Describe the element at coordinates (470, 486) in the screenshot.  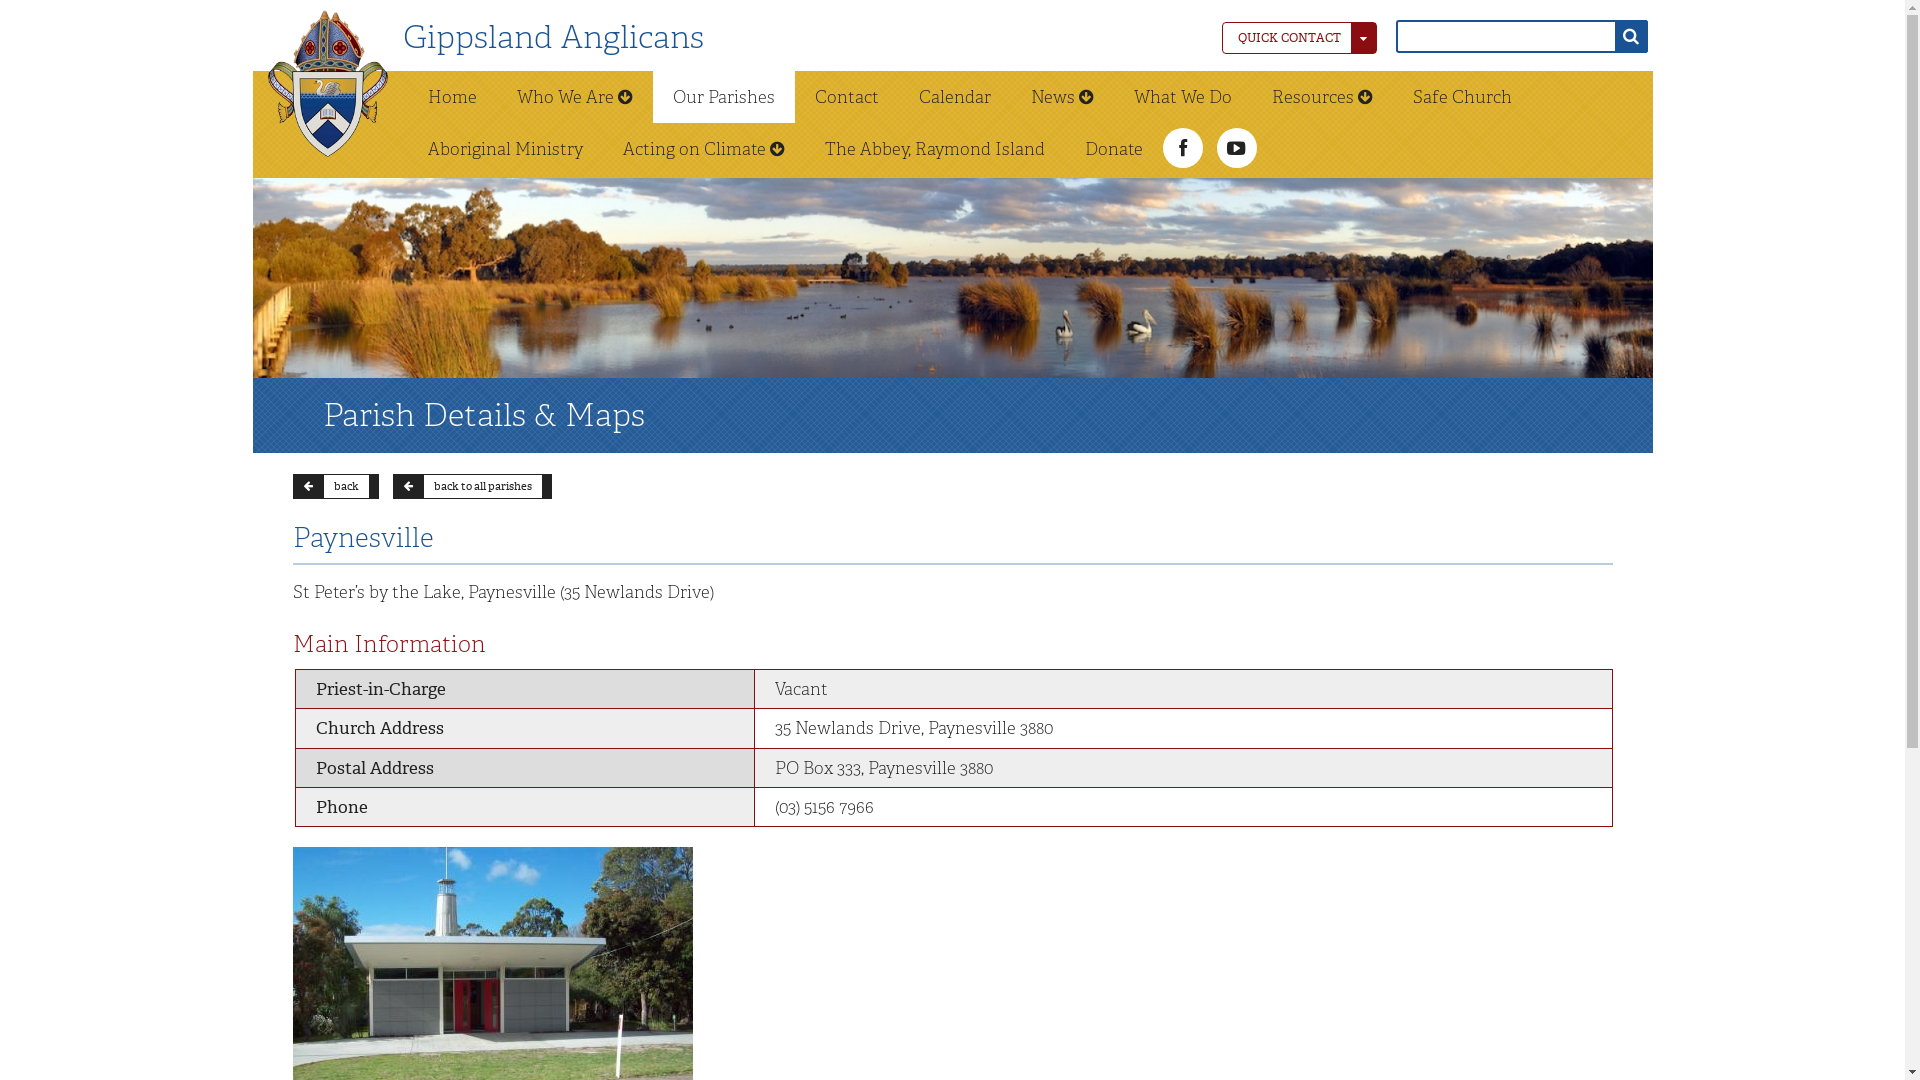
I see `'back to all parishes'` at that location.